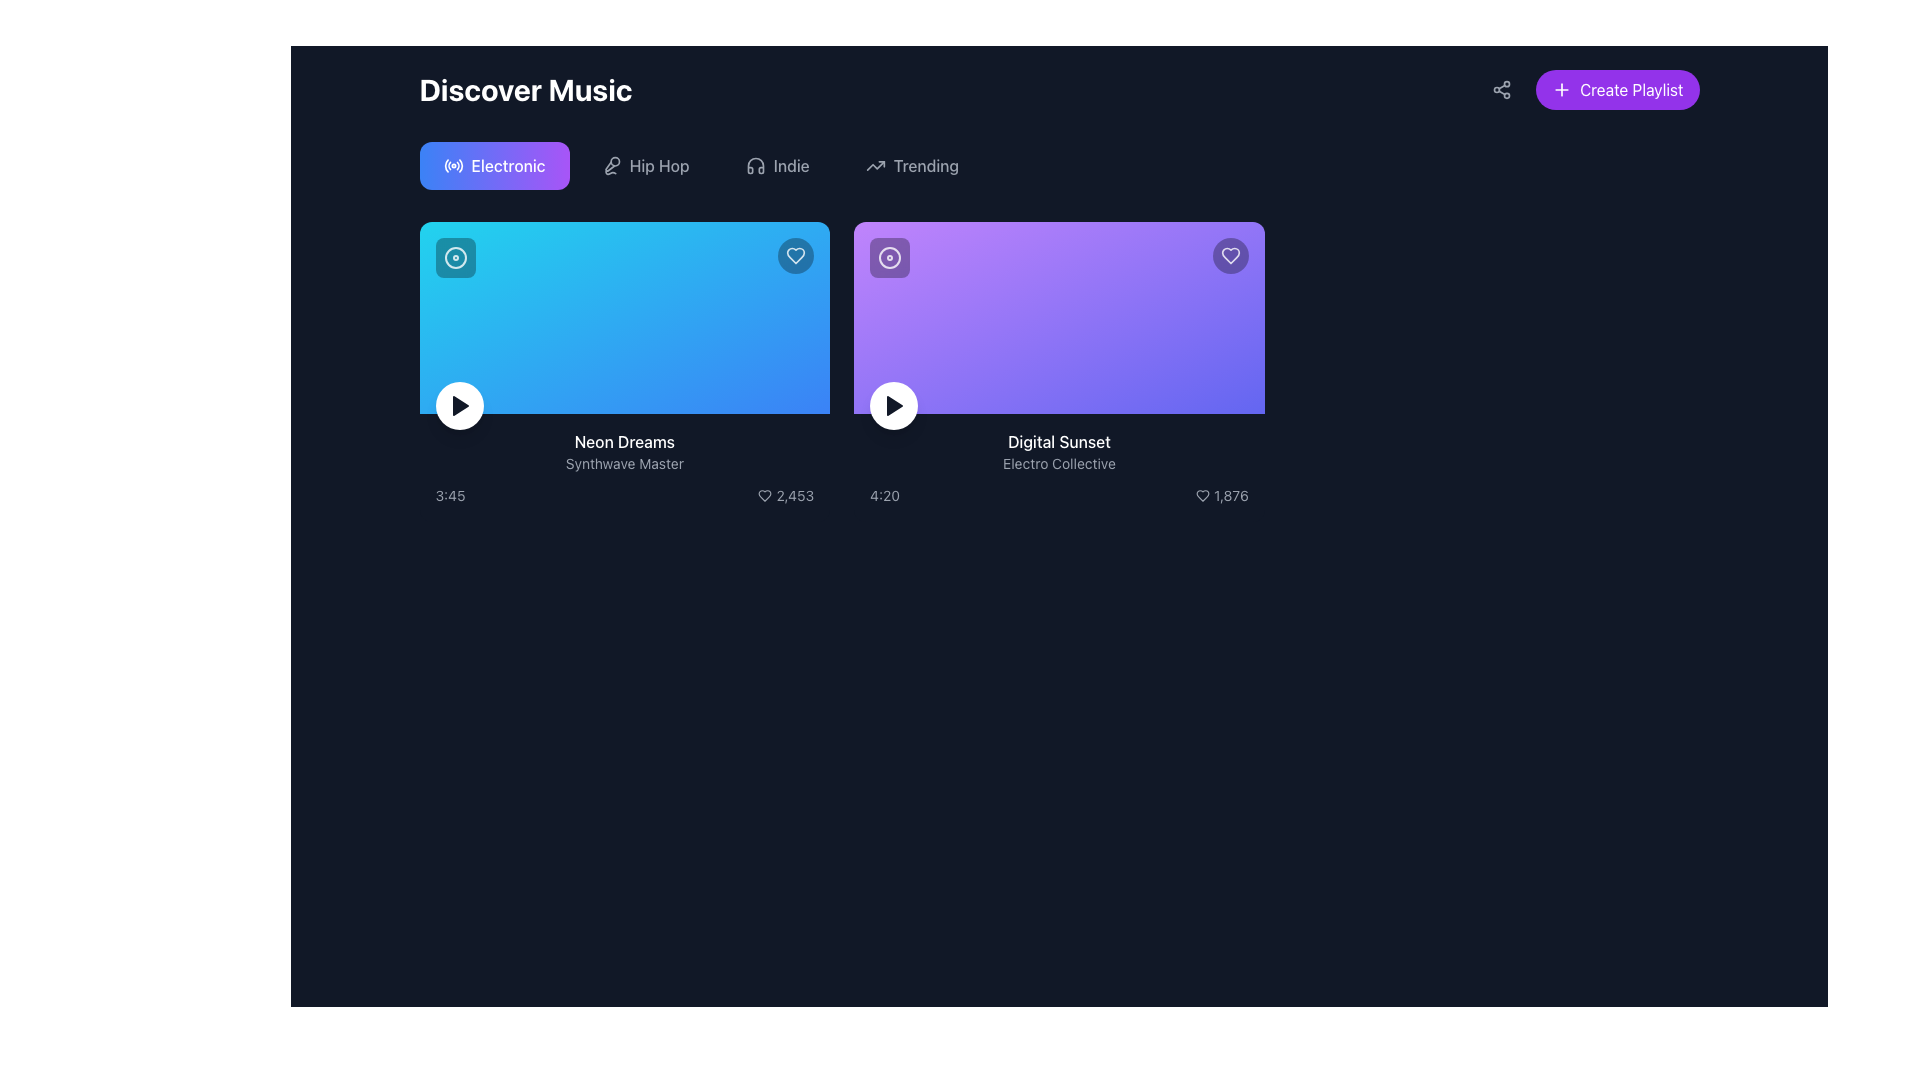  I want to click on the circular play button with a white background and black play icon located on the 'Digital Sunset' card in the Electronic section, so click(893, 405).